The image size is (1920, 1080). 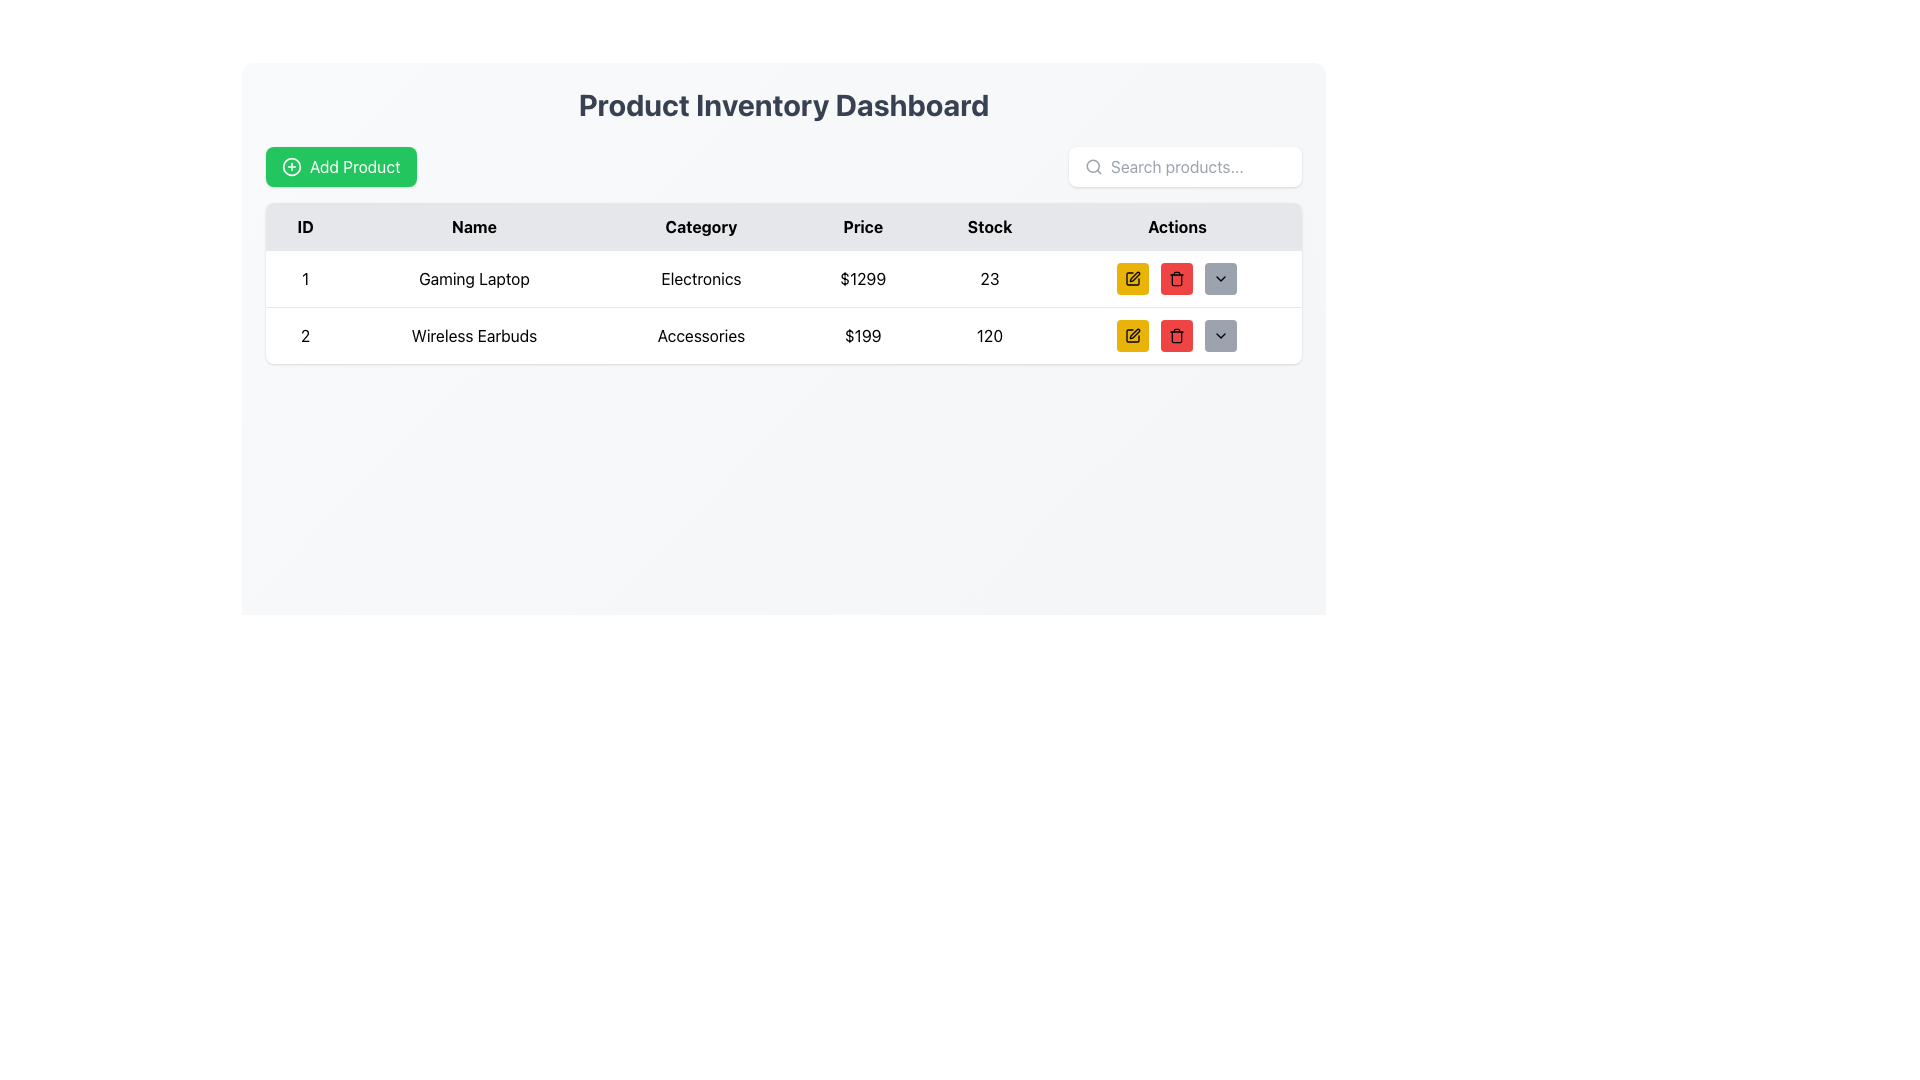 I want to click on the static text element that reads 'Wireless Earbuds', which is the second text element in the 'Name' column of the table, located between the 'ID' column and the 'Category' column, so click(x=473, y=334).